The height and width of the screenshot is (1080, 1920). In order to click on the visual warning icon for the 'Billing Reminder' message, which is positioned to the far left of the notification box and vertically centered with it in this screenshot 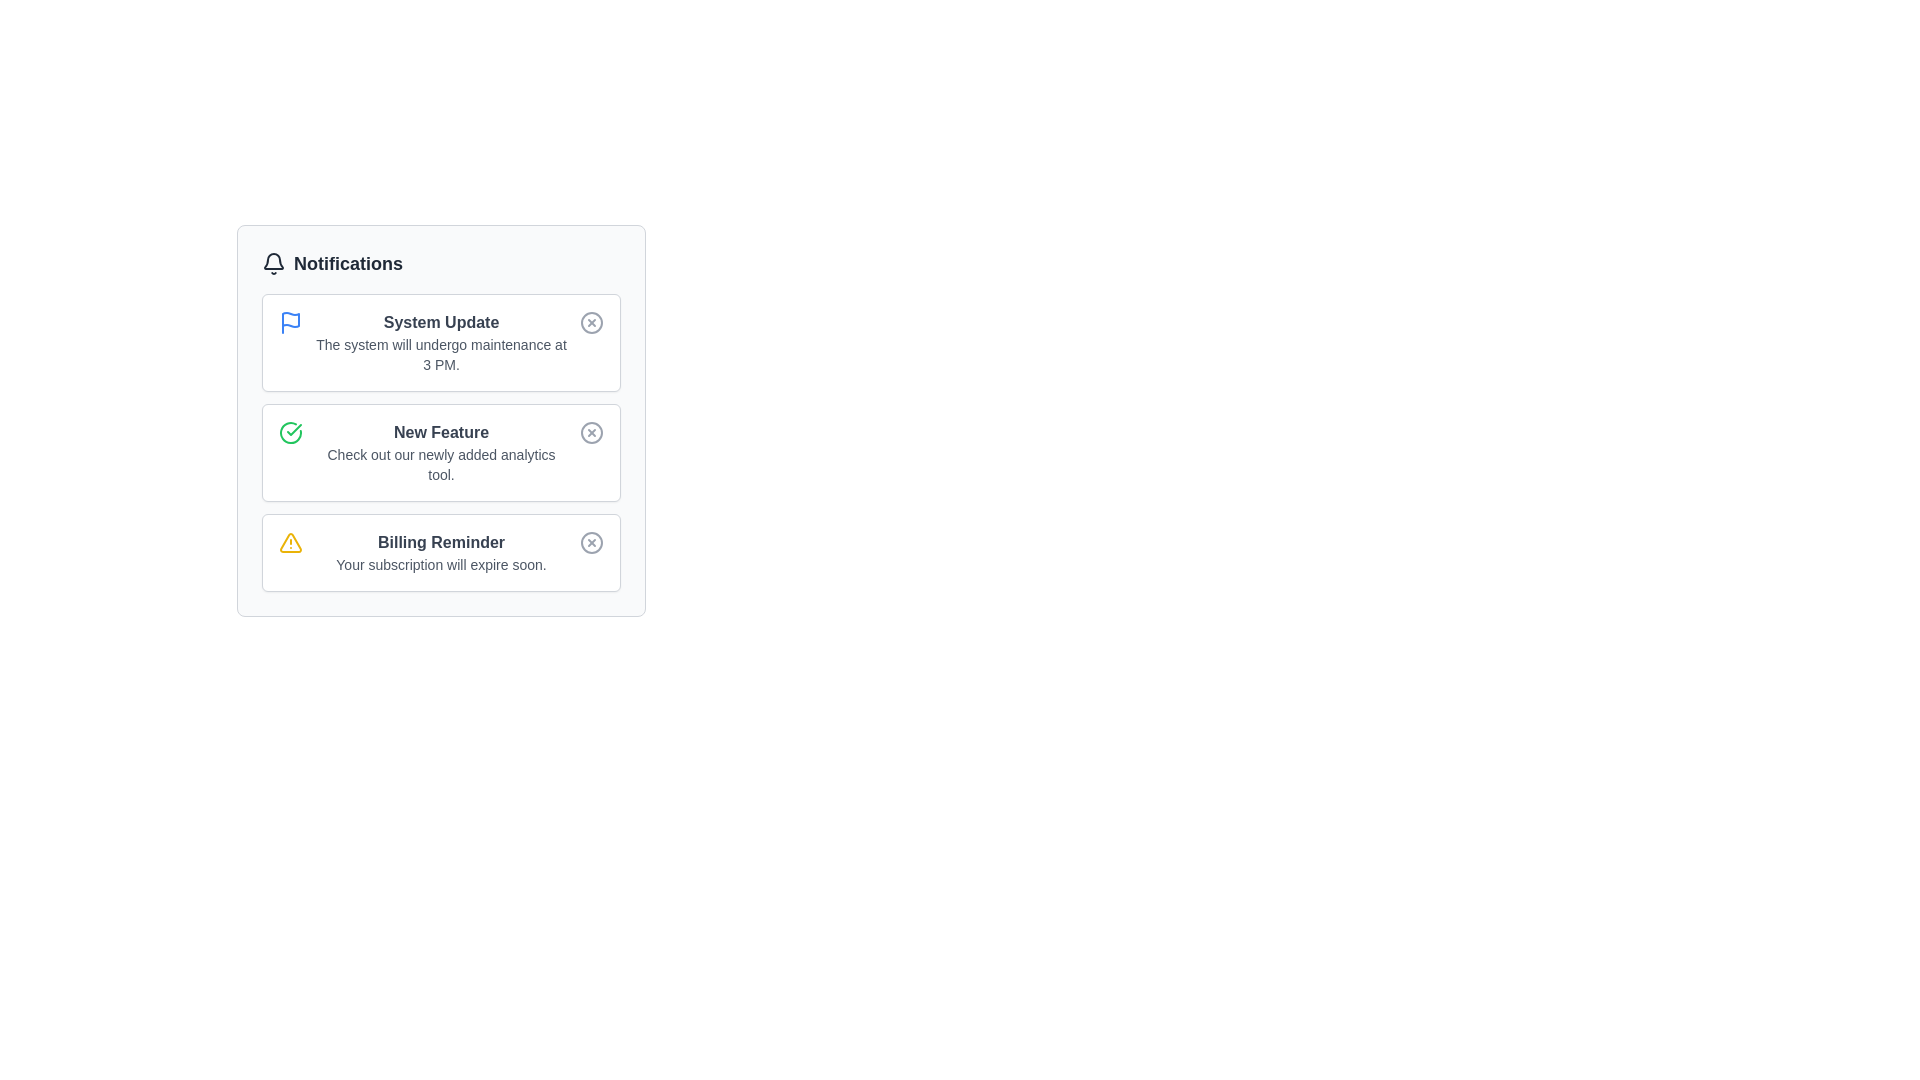, I will do `click(290, 543)`.